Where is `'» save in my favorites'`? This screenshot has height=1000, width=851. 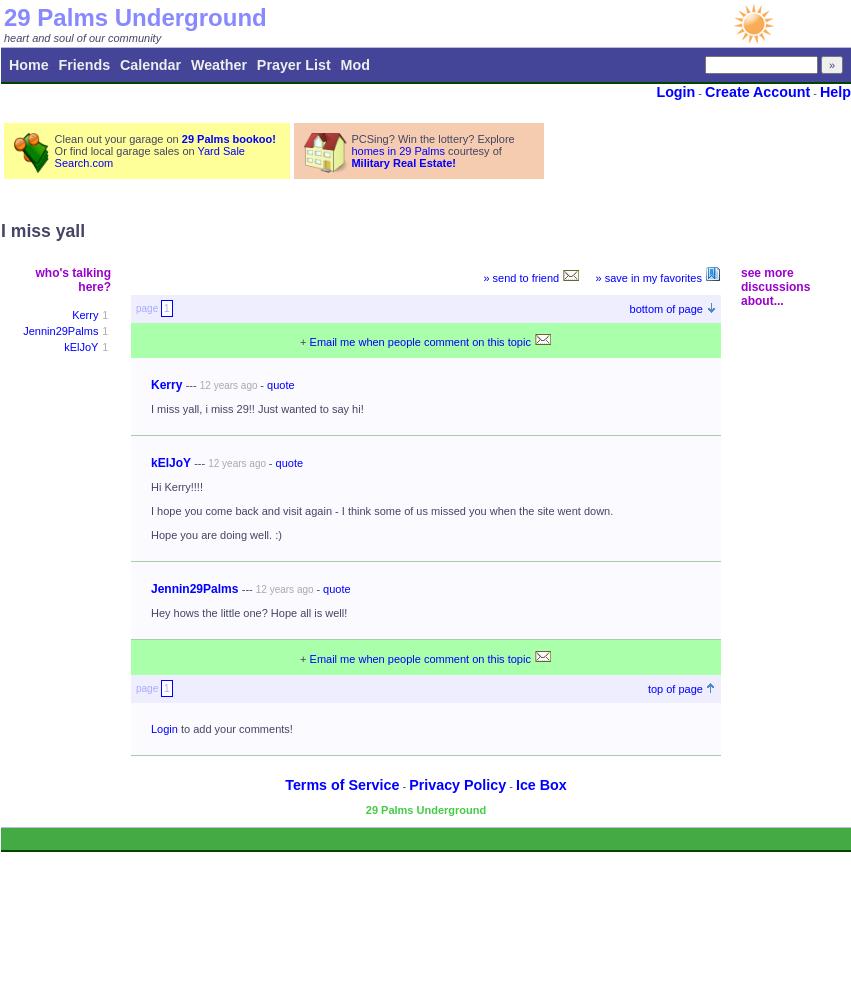
'» save in my favorites' is located at coordinates (648, 278).